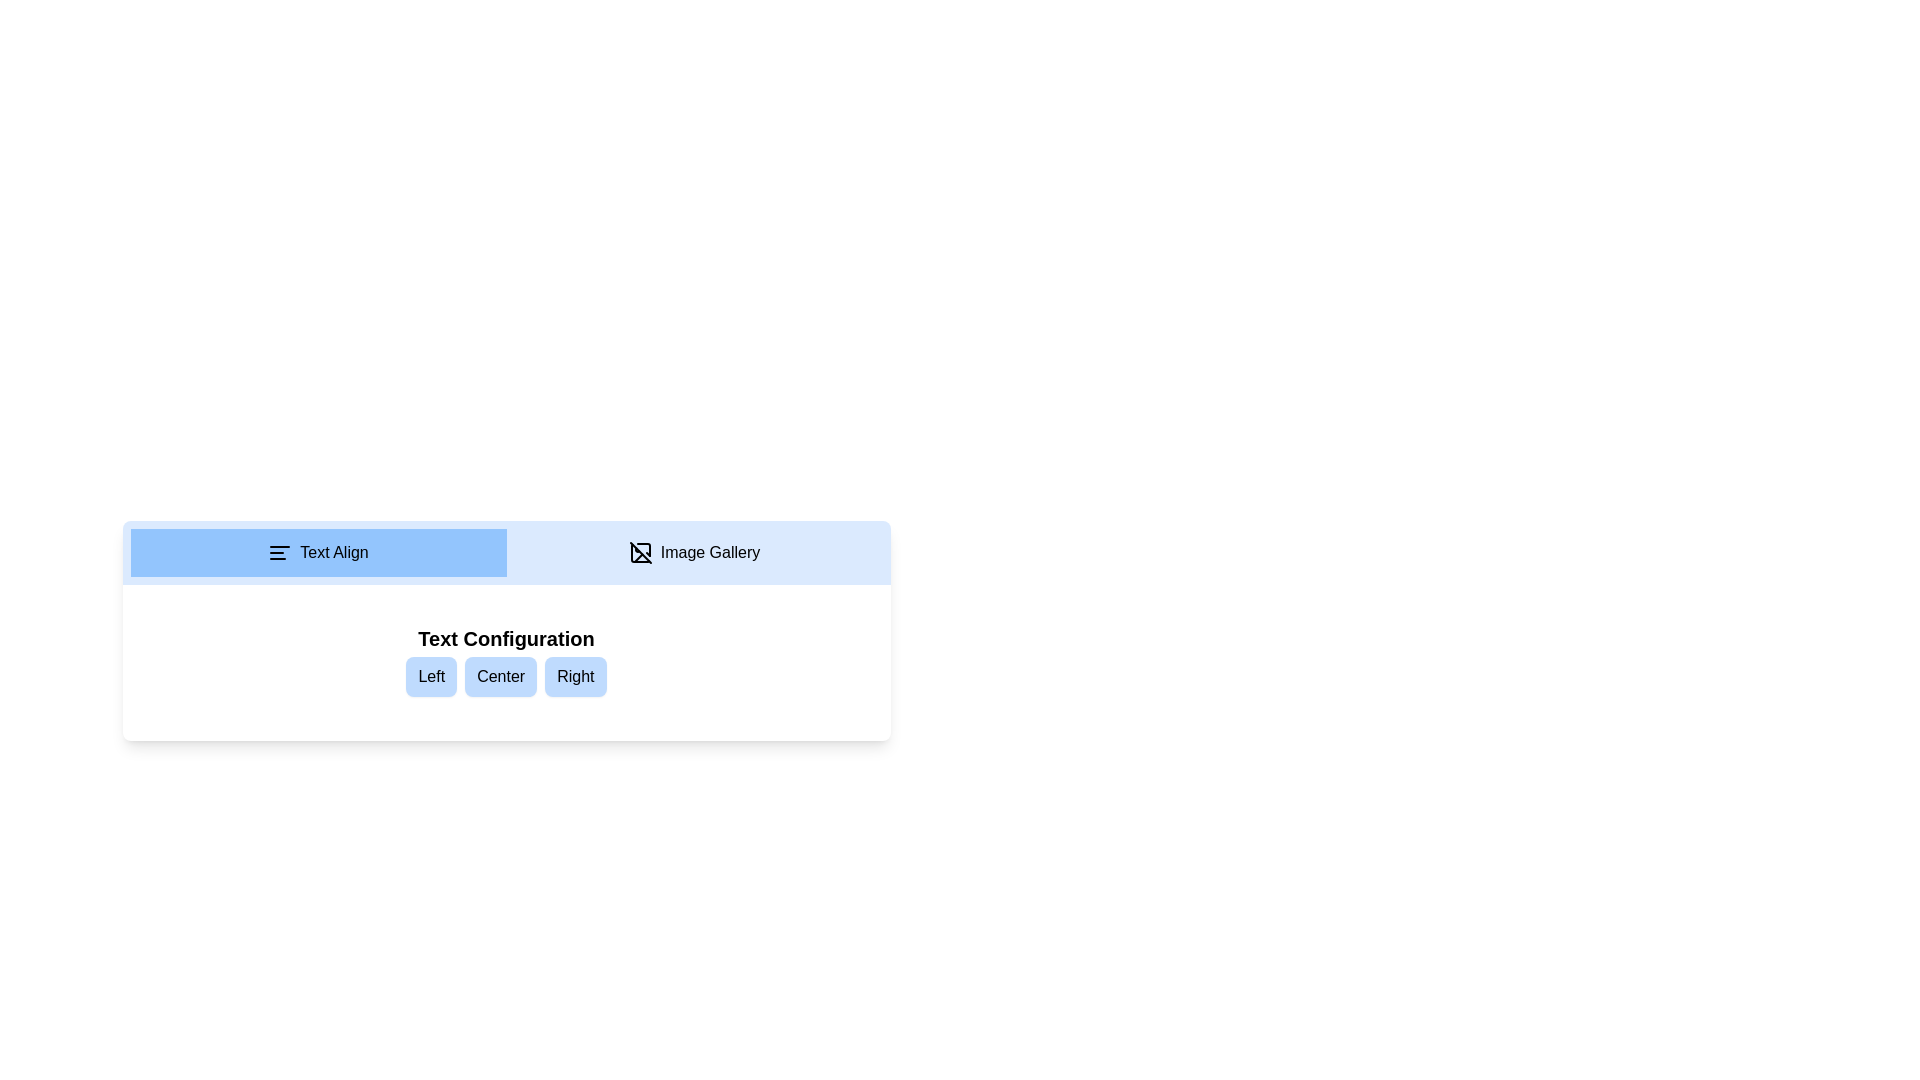  I want to click on the Left alignment button, so click(430, 676).